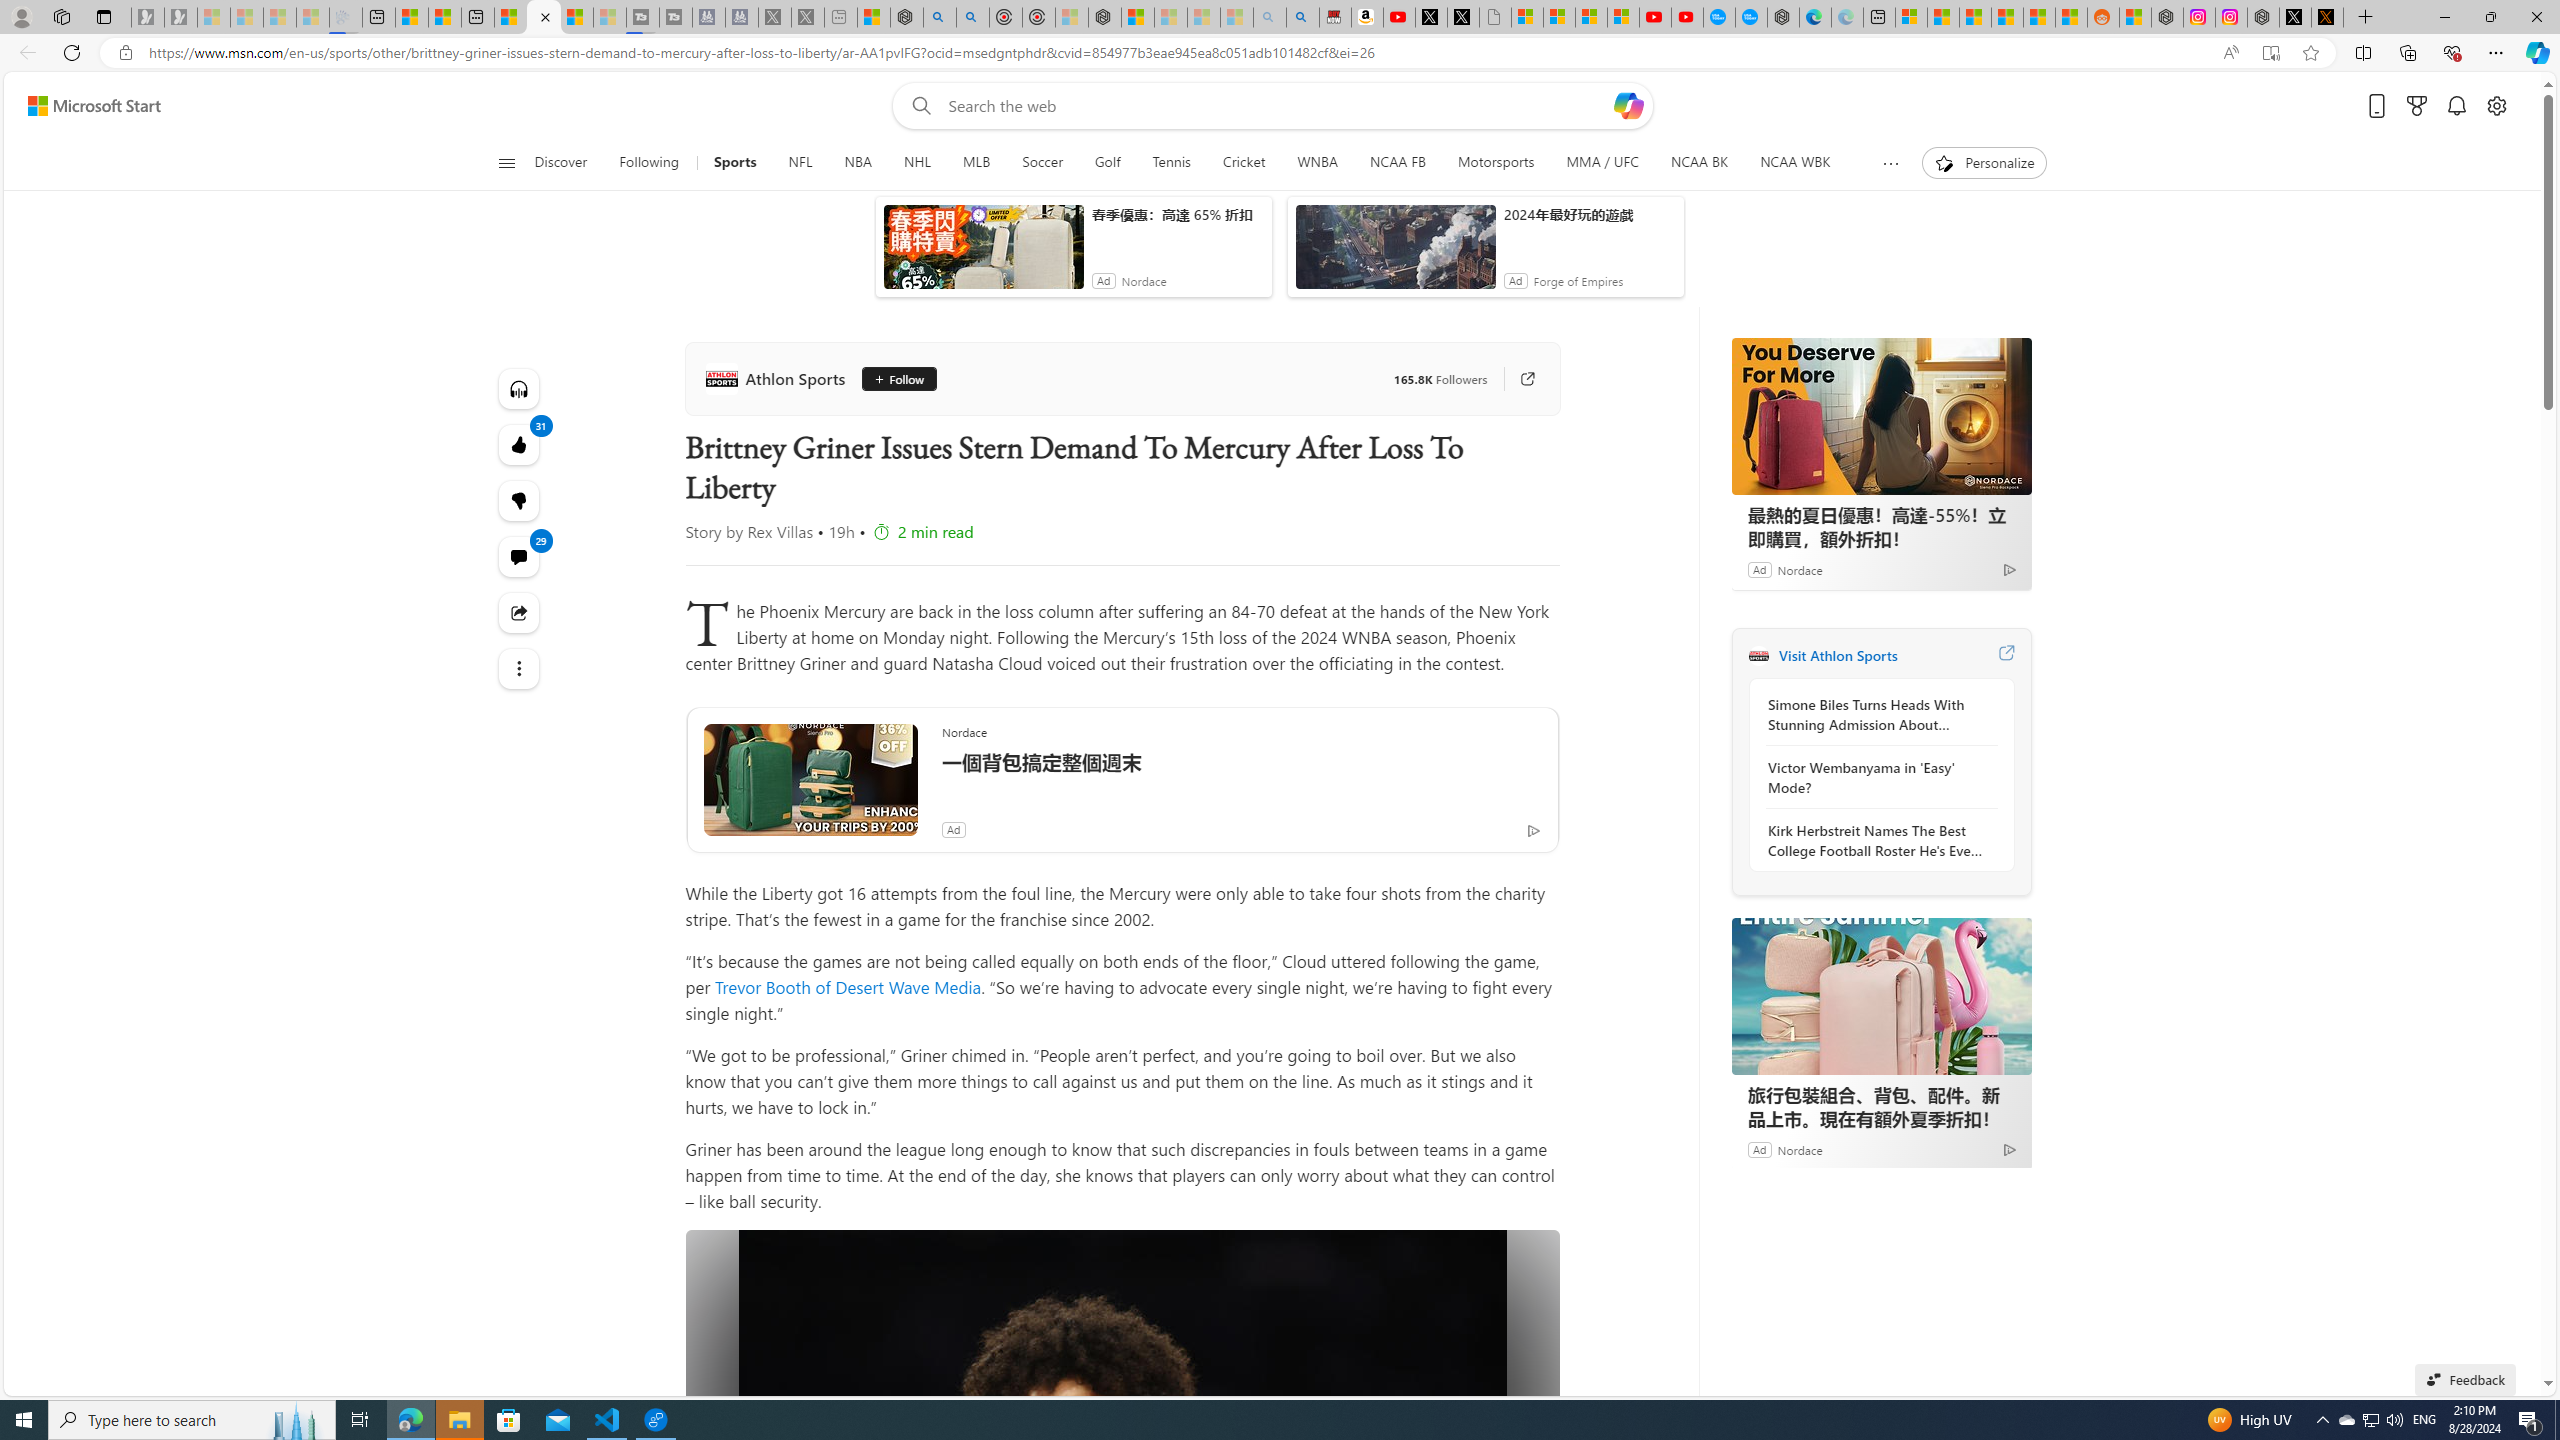 This screenshot has height=1440, width=2560. Describe the element at coordinates (2495, 51) in the screenshot. I see `'Settings and more (Alt+F)'` at that location.